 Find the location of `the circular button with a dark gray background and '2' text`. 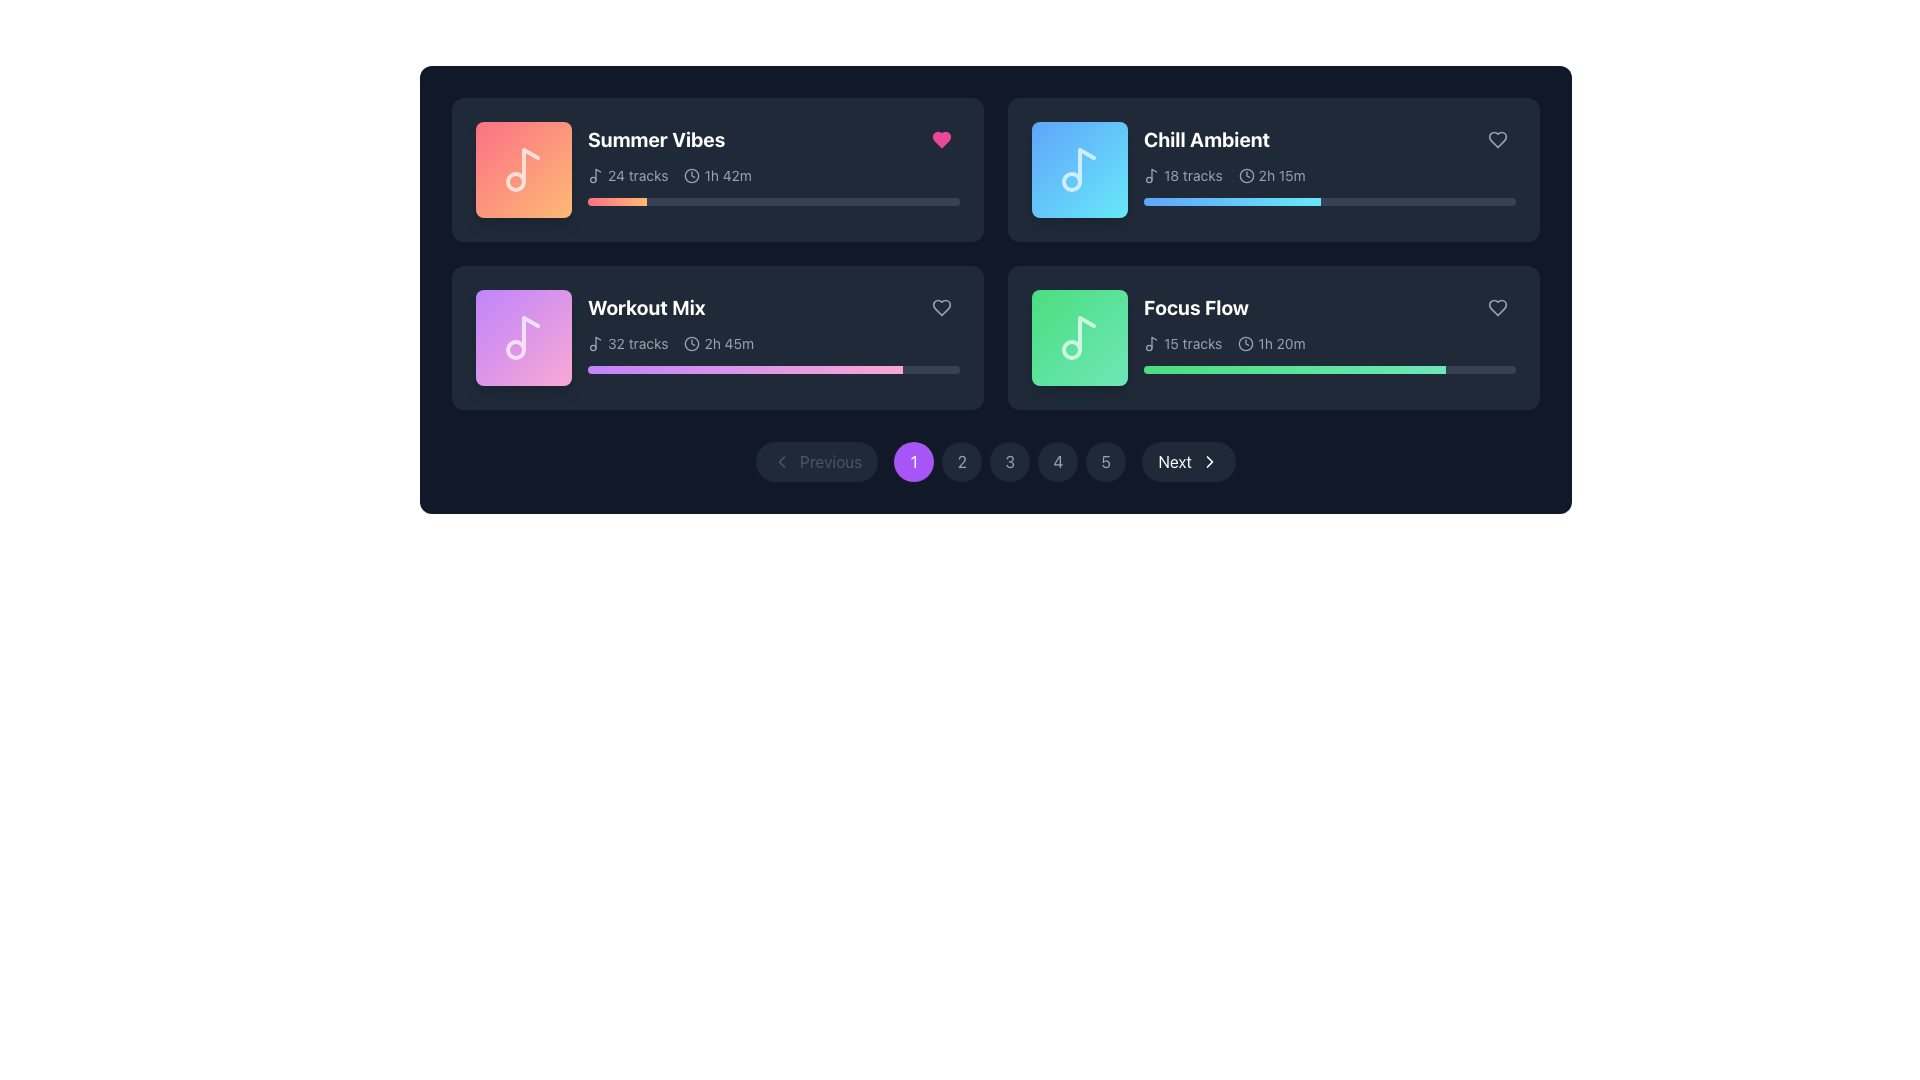

the circular button with a dark gray background and '2' text is located at coordinates (962, 462).